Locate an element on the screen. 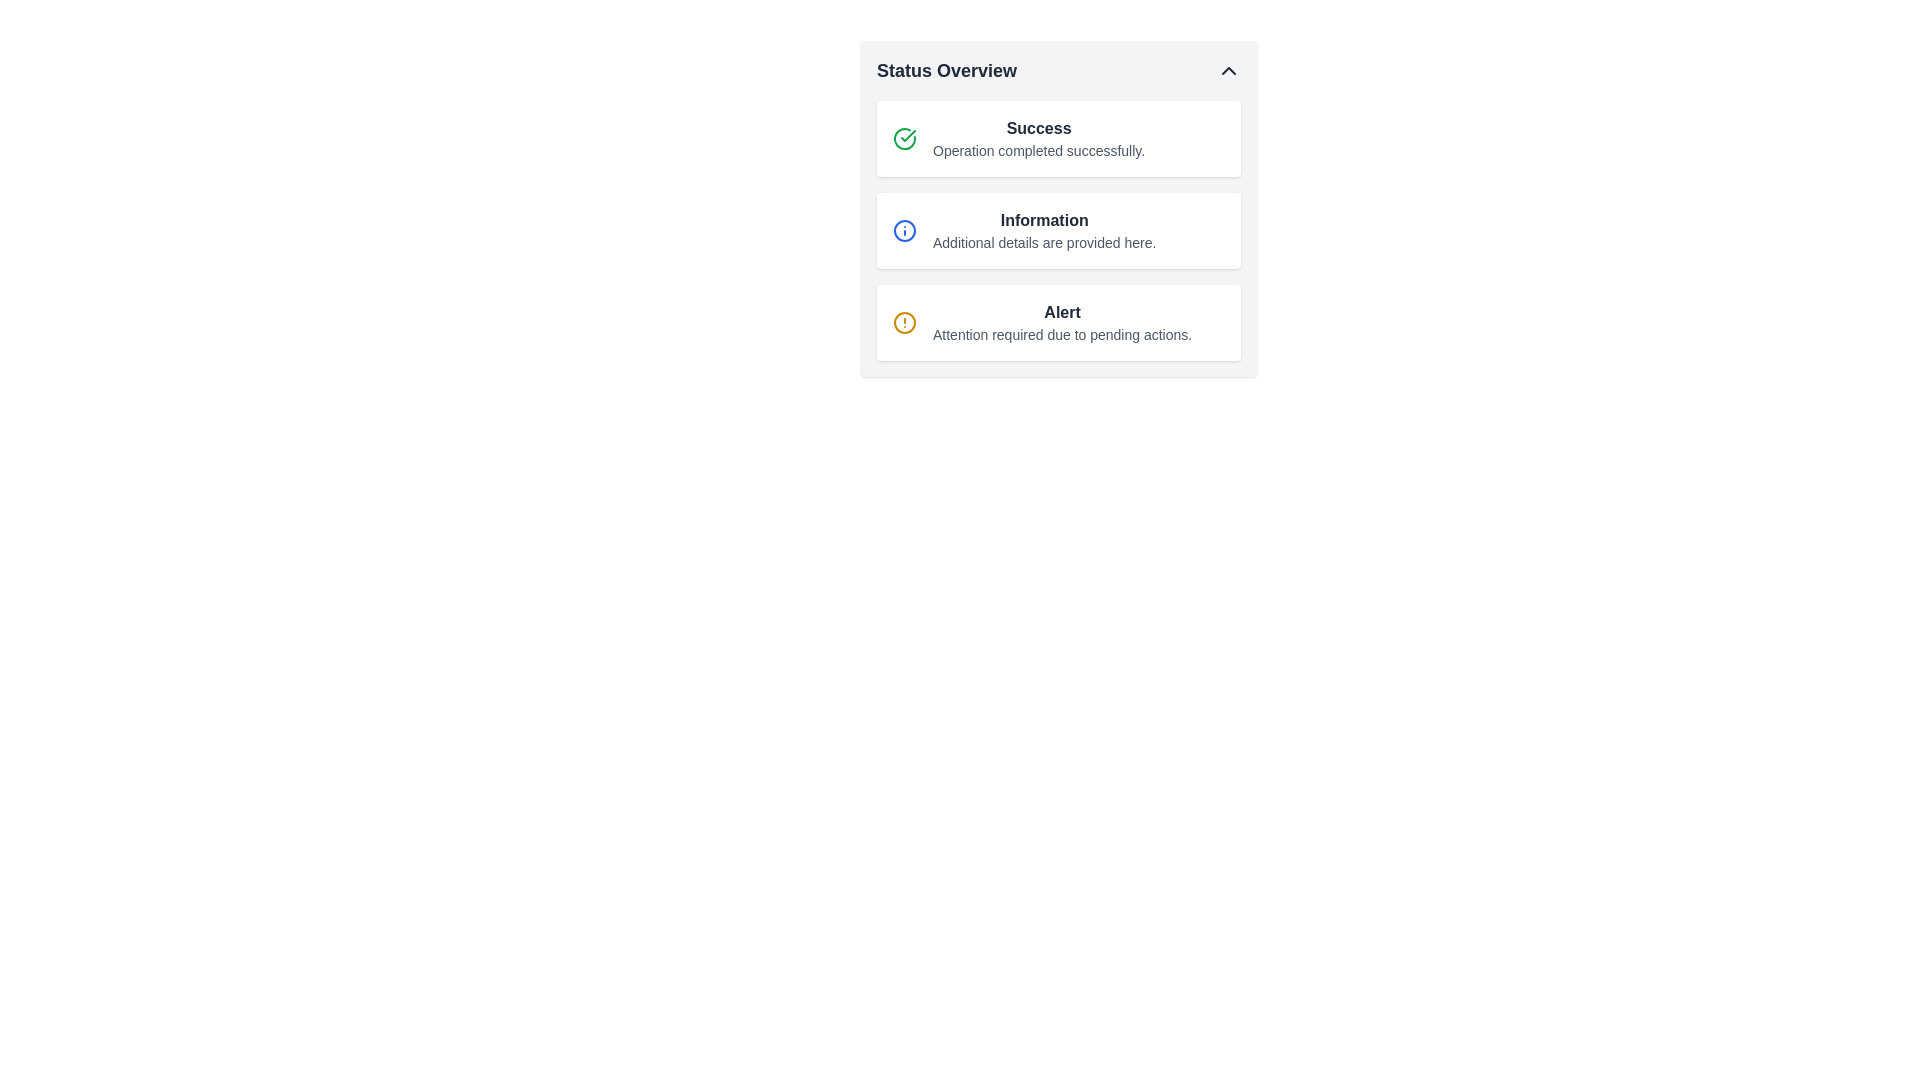 The width and height of the screenshot is (1920, 1080). the Informational block in the 'Status Overview' section, which is visually emphasized with a blue information icon and contains supplementary information, located between the 'Success' and 'Alert' blocks is located at coordinates (1058, 230).